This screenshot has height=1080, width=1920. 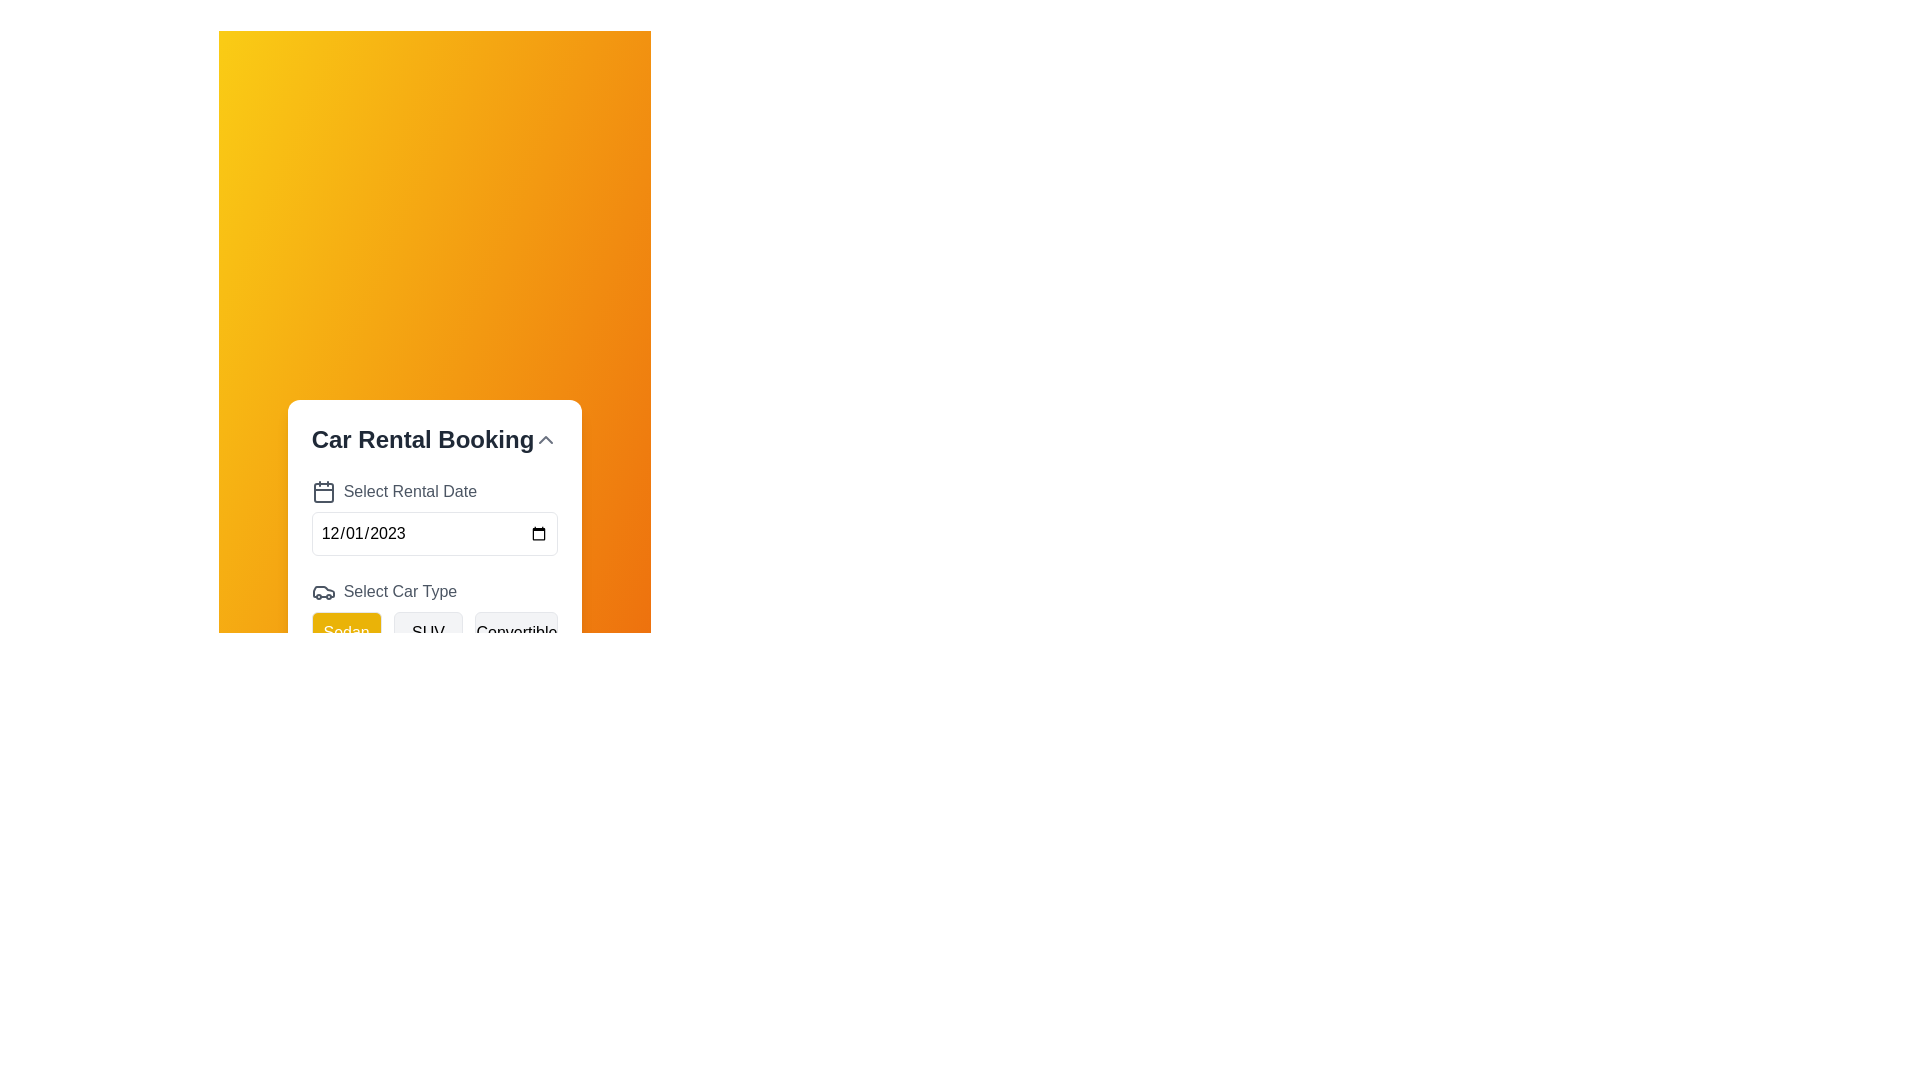 I want to click on the date input field styled with a rounded border, currently displaying '12/01/2023', to manually input a date, so click(x=434, y=532).